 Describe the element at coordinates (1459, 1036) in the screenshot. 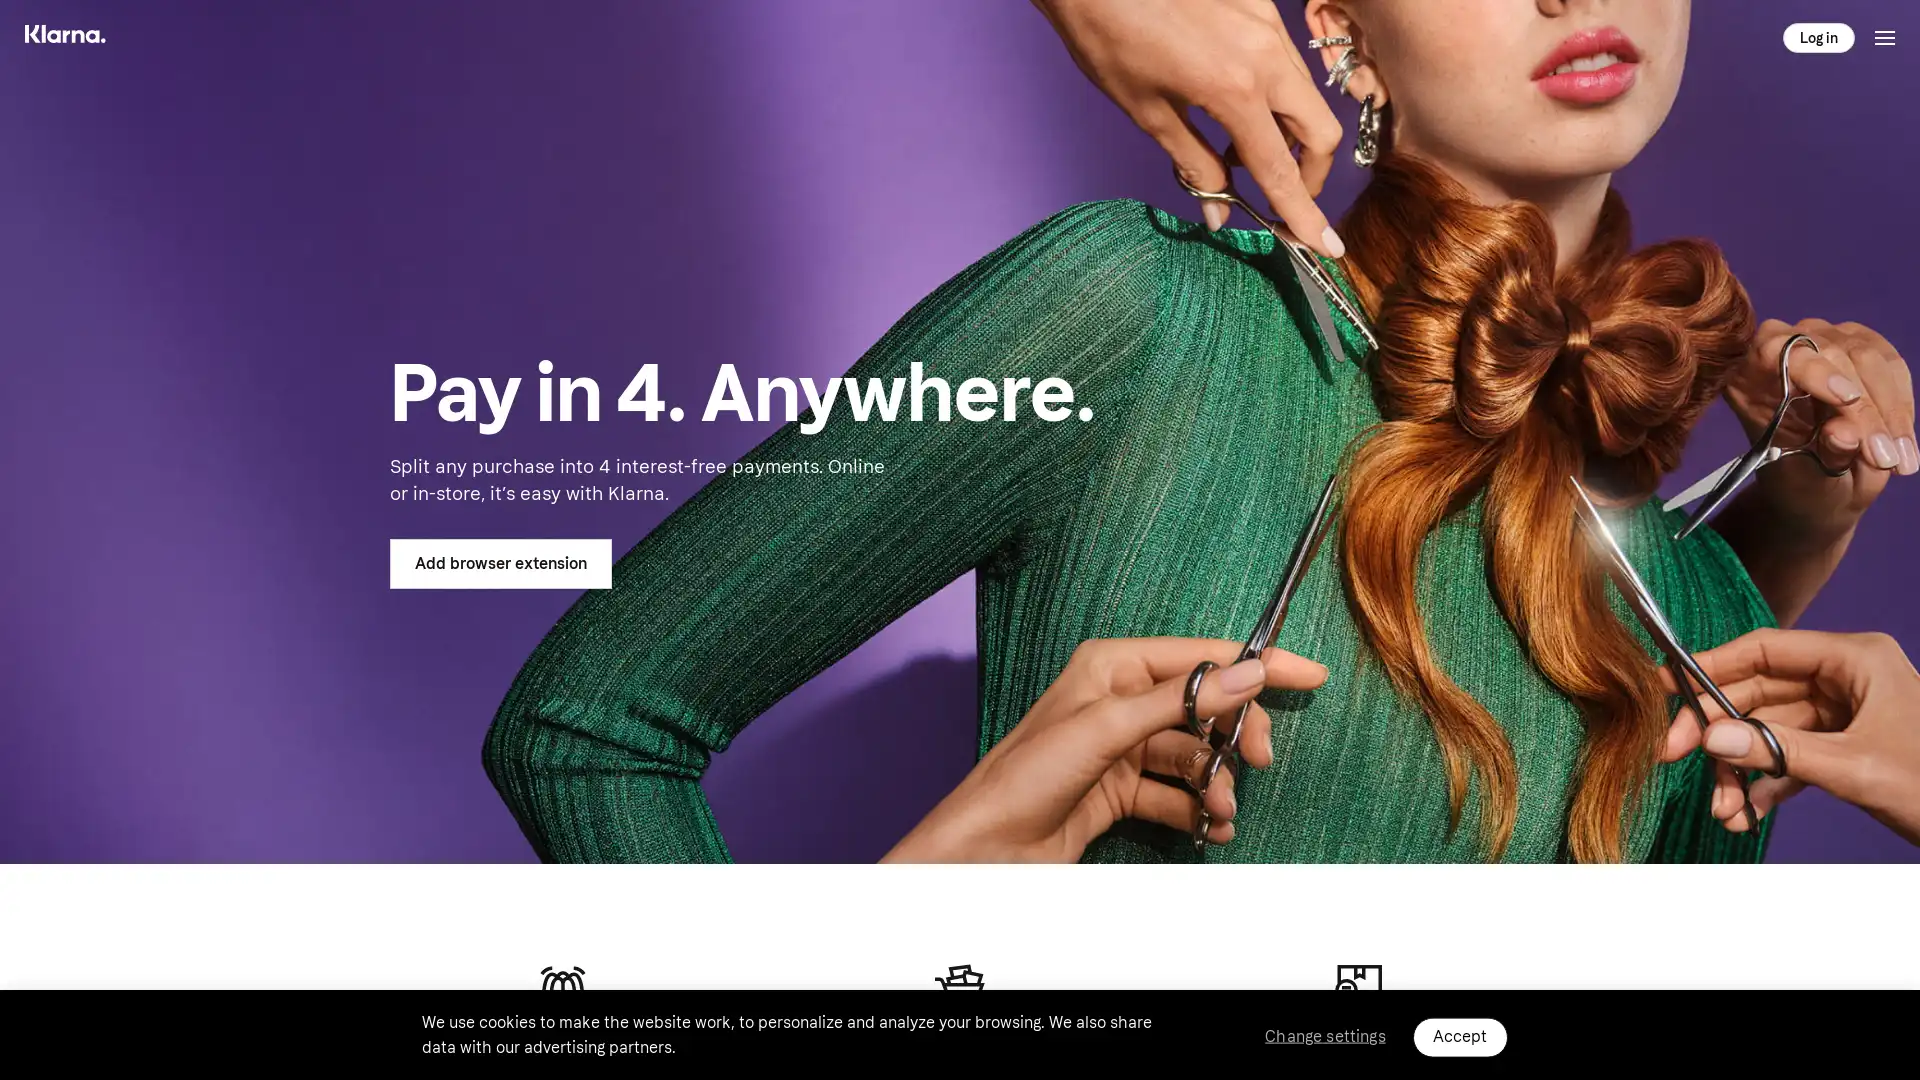

I see `Accept` at that location.